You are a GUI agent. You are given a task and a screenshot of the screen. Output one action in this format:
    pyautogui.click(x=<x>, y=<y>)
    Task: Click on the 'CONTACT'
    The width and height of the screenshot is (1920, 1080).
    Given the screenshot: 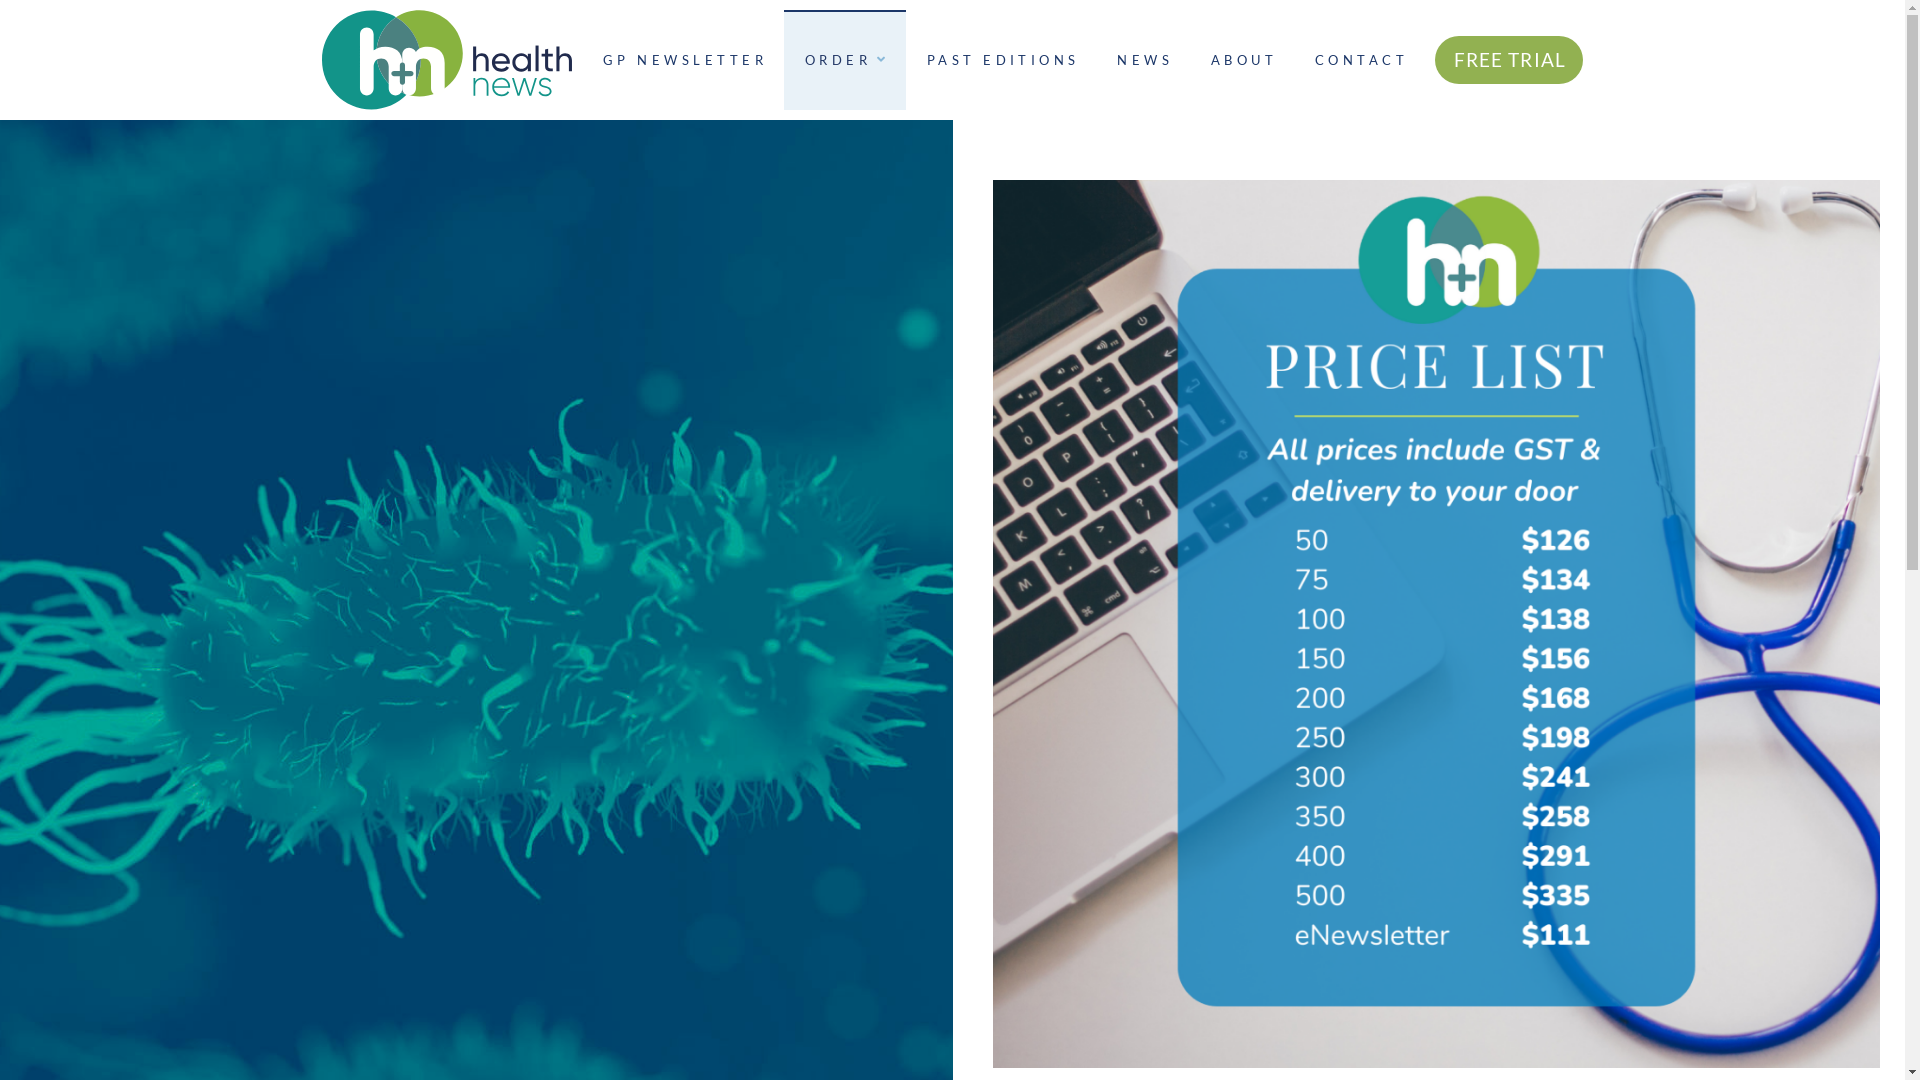 What is the action you would take?
    pyautogui.click(x=1359, y=59)
    